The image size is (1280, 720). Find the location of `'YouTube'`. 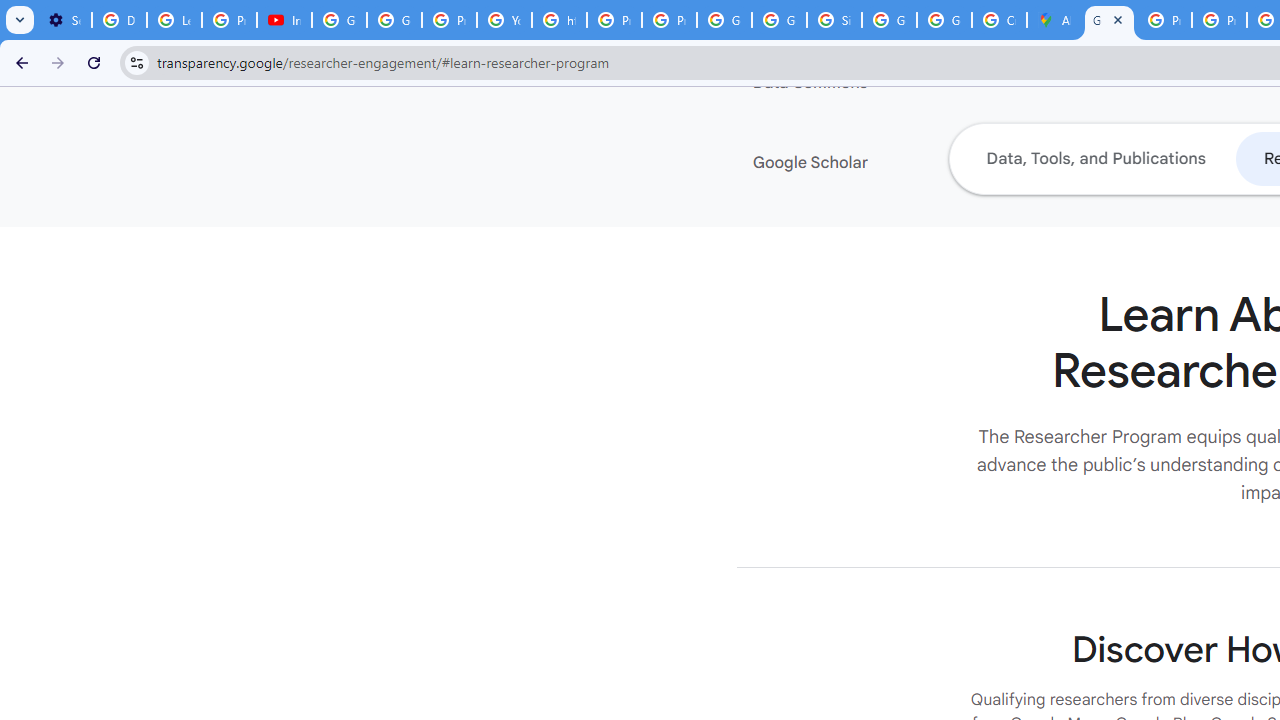

'YouTube' is located at coordinates (504, 20).